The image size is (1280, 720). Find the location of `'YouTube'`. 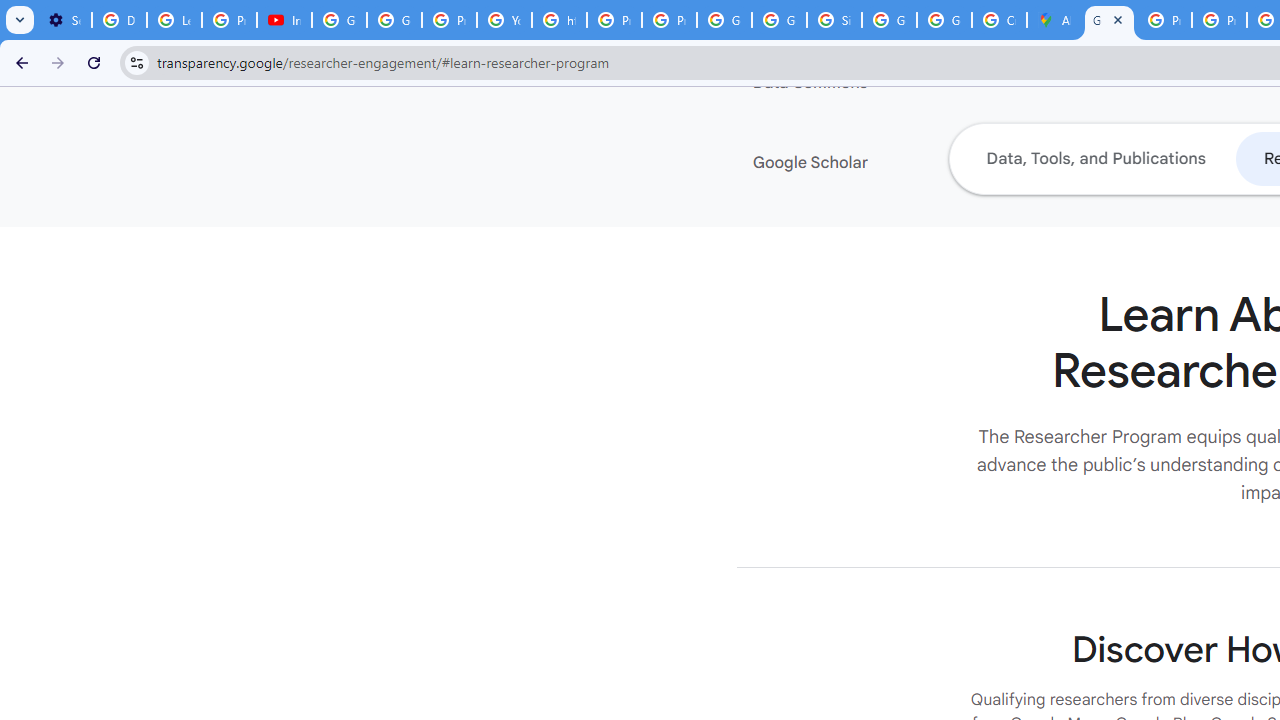

'YouTube' is located at coordinates (504, 20).